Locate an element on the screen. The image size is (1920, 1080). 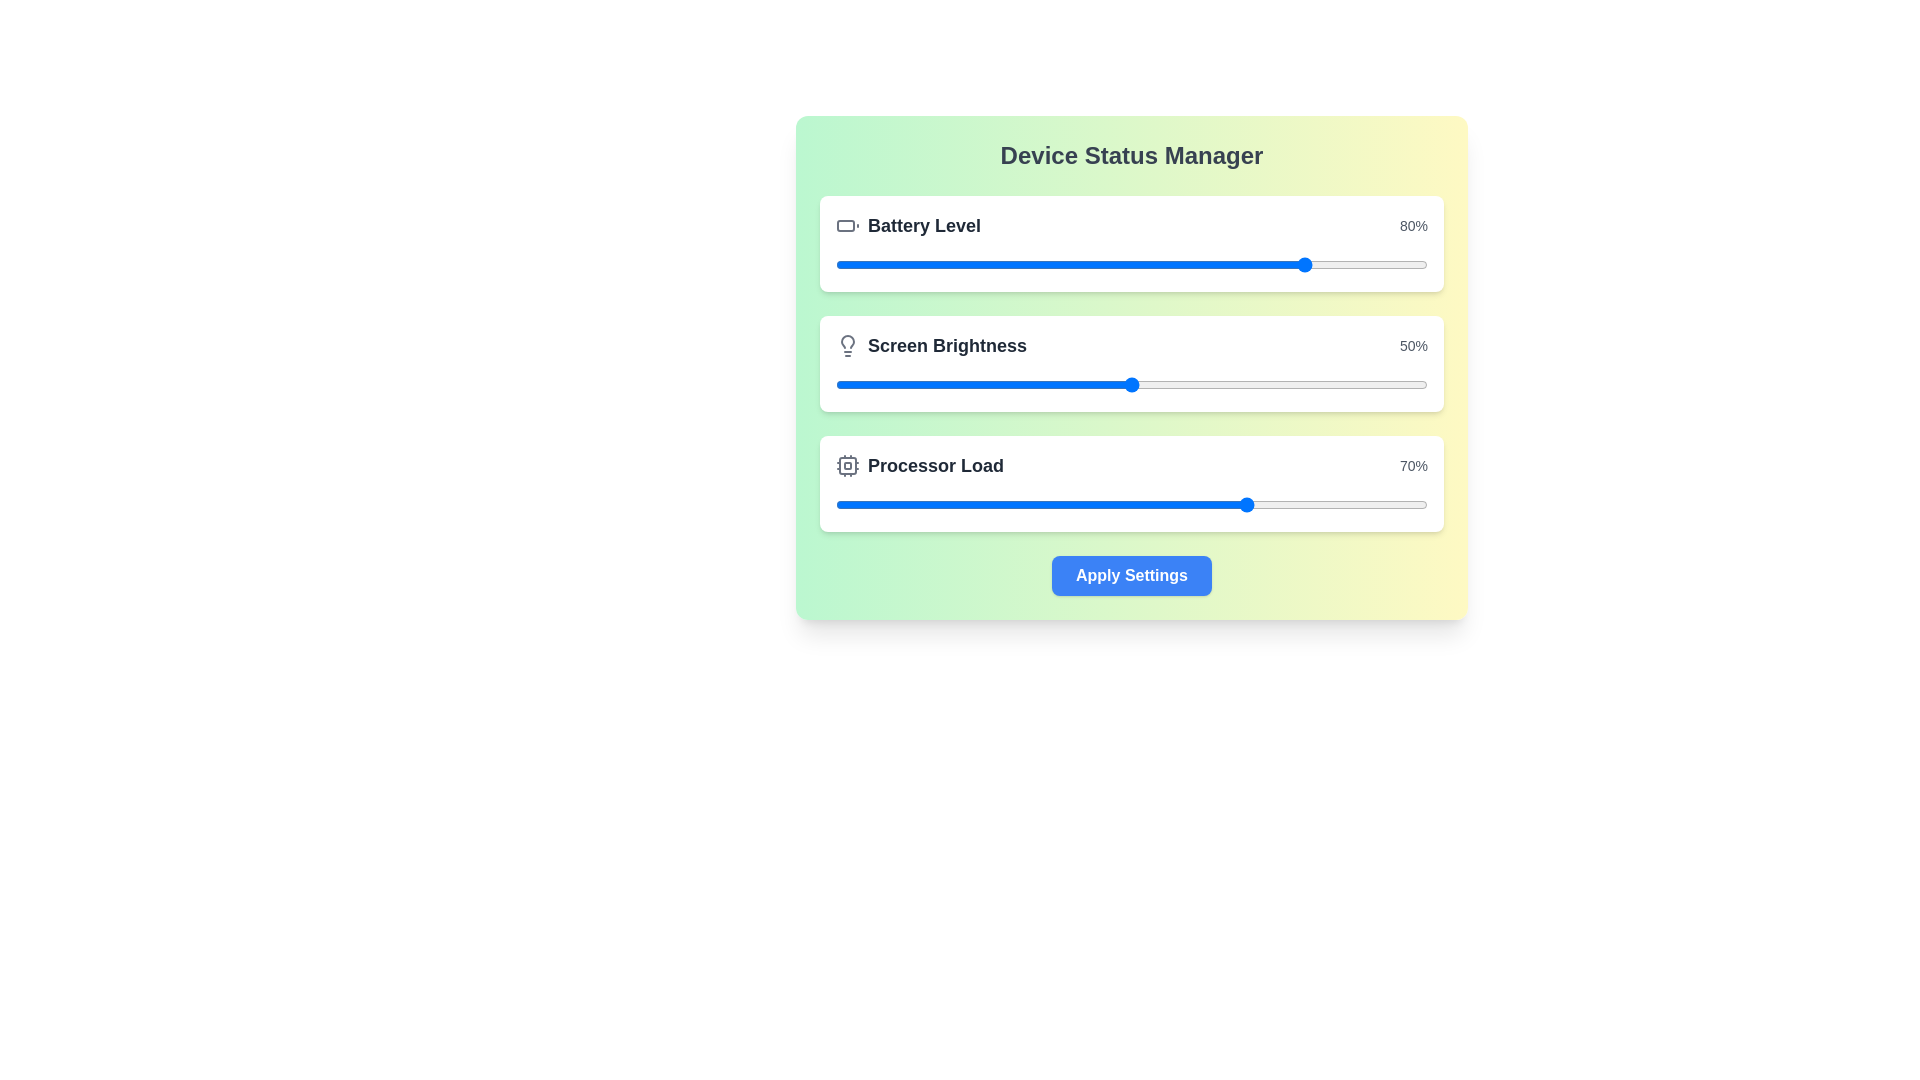
Processor Load is located at coordinates (917, 504).